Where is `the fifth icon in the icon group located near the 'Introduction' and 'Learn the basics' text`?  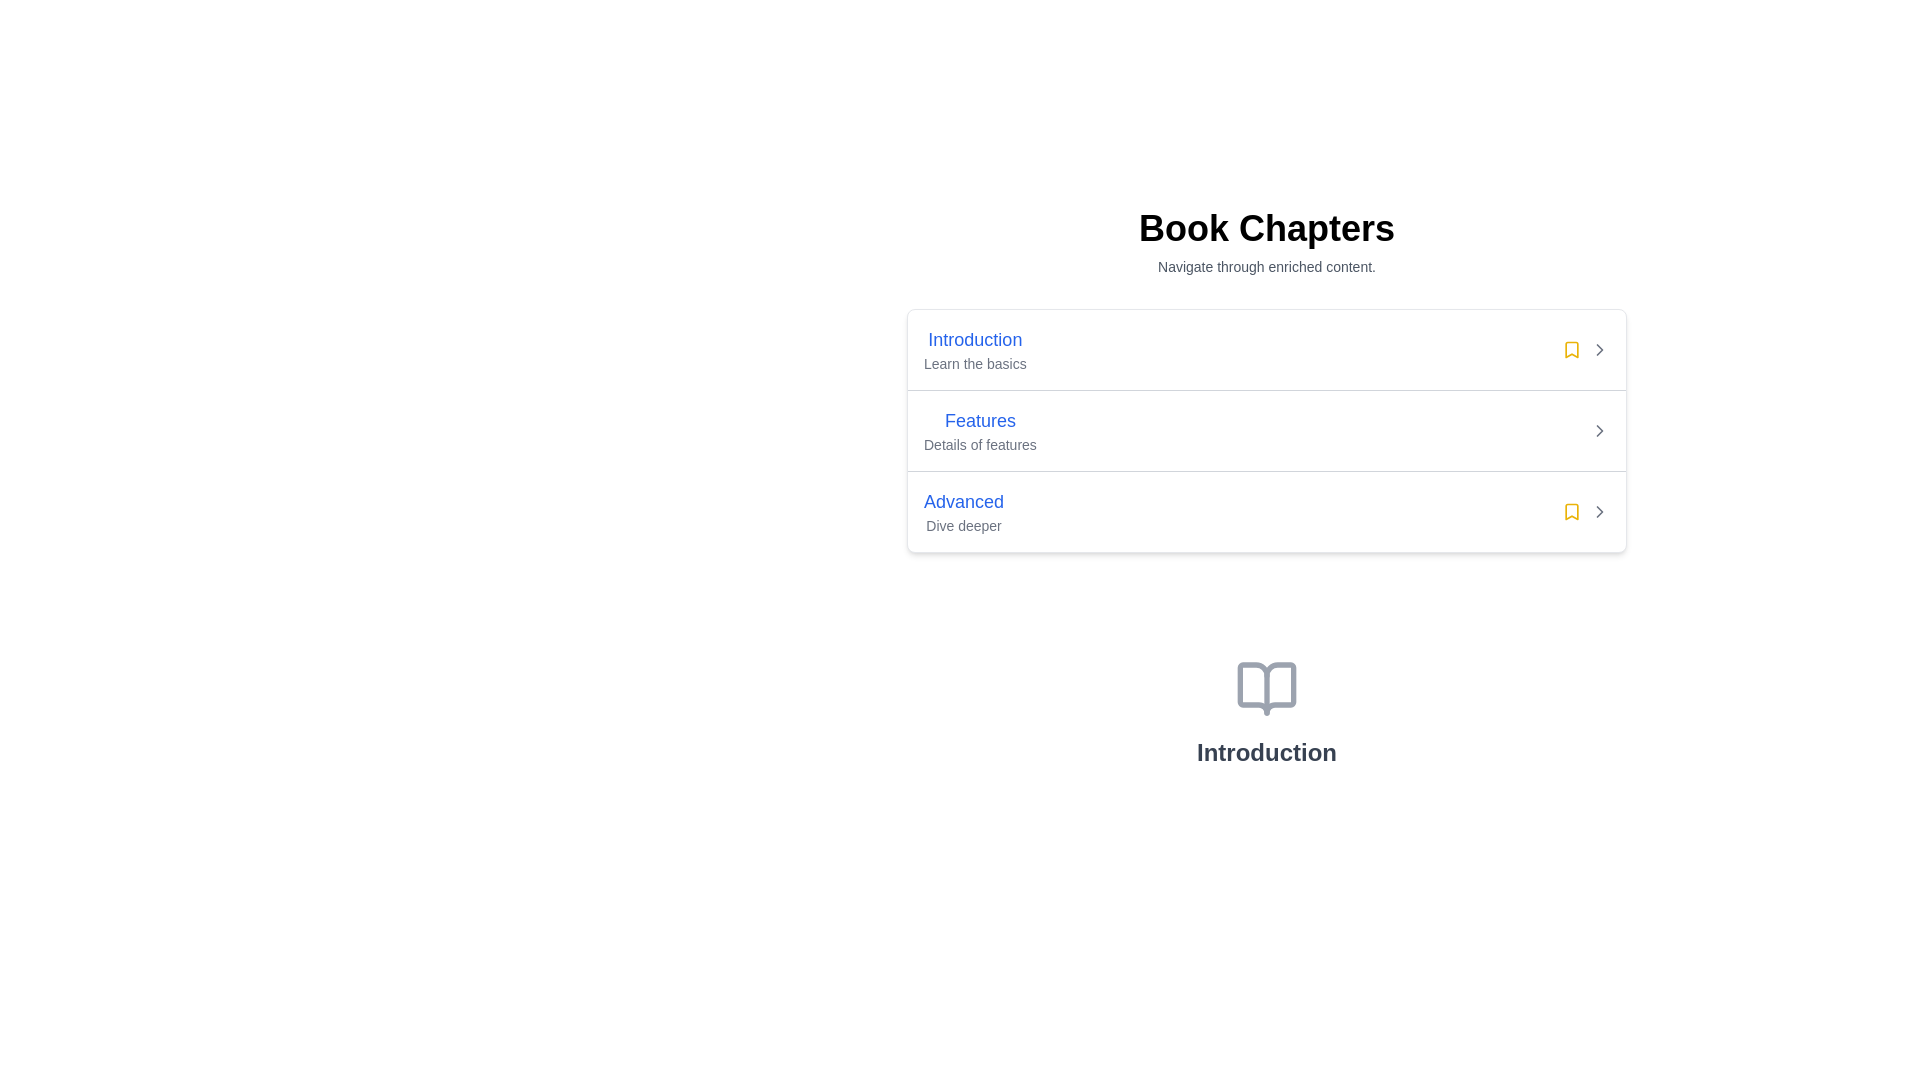
the fifth icon in the icon group located near the 'Introduction' and 'Learn the basics' text is located at coordinates (1584, 349).